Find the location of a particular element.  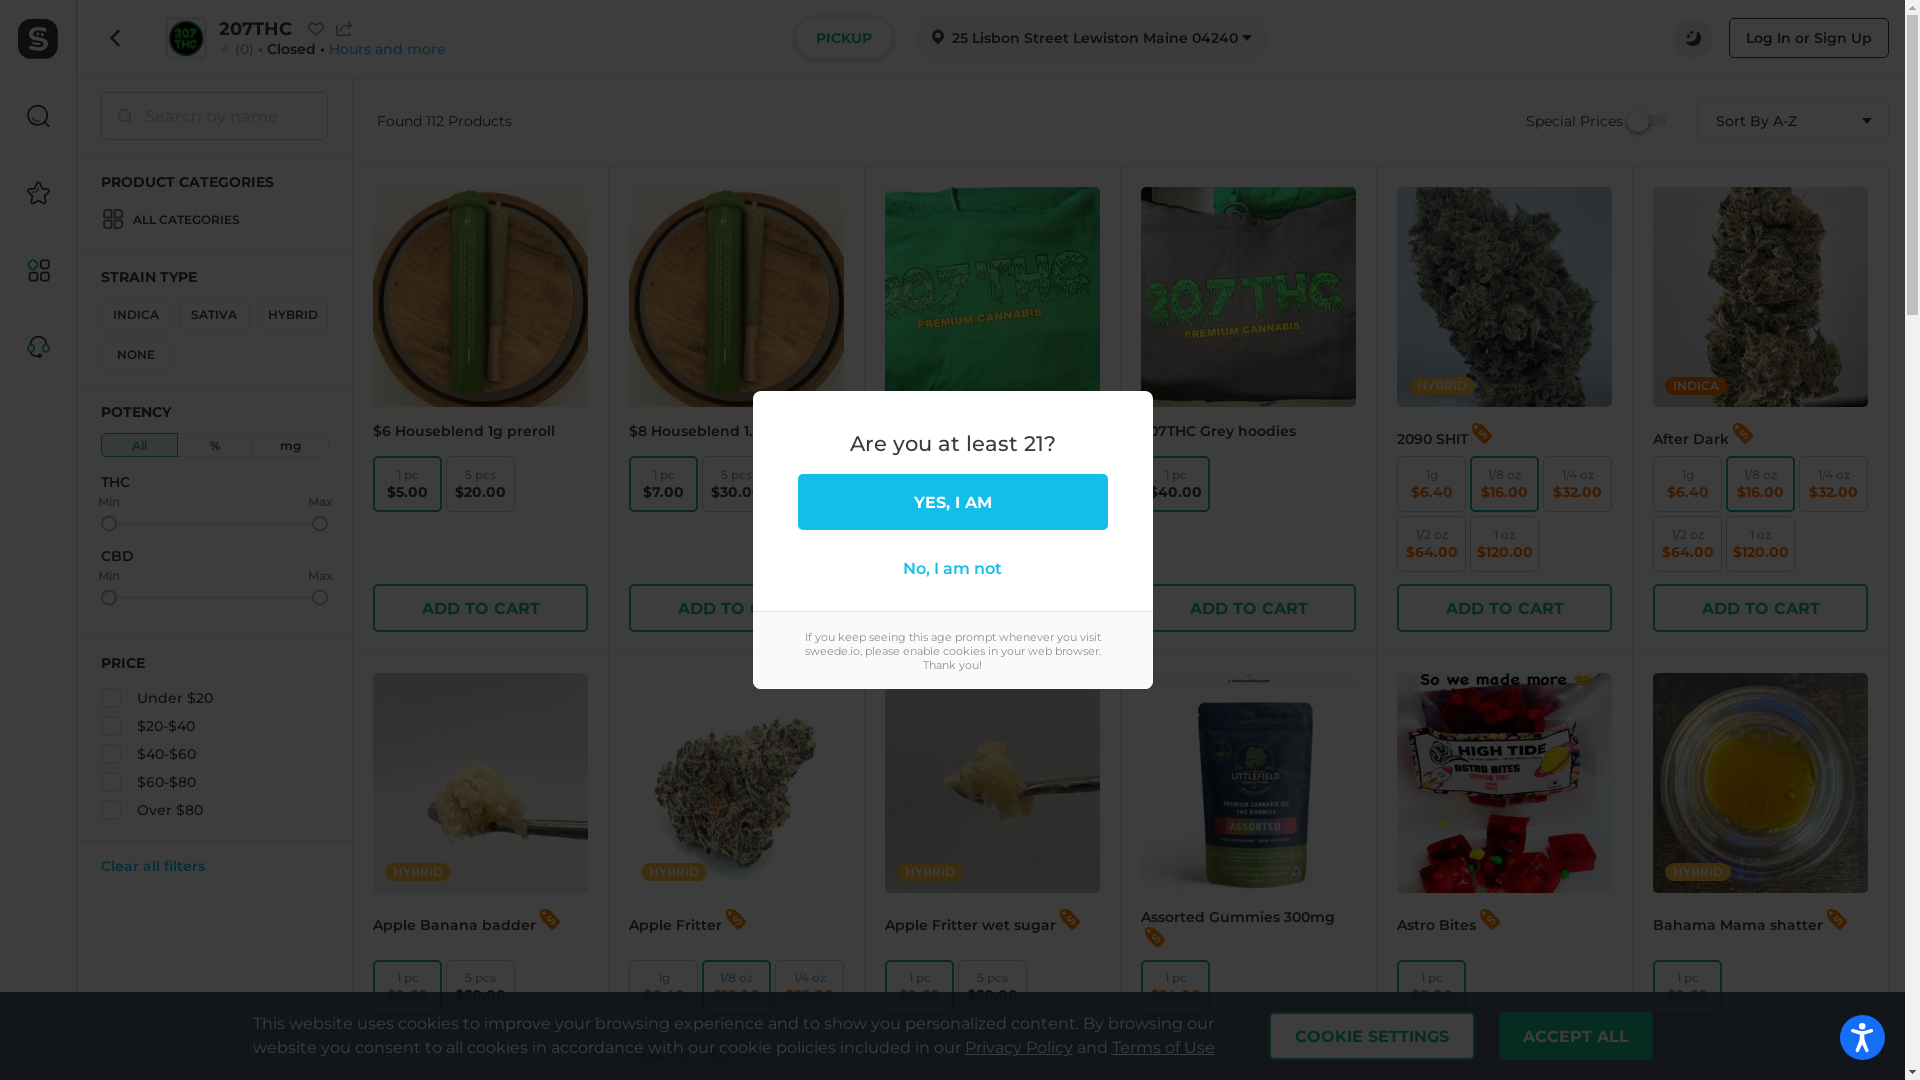

'All' is located at coordinates (138, 443).